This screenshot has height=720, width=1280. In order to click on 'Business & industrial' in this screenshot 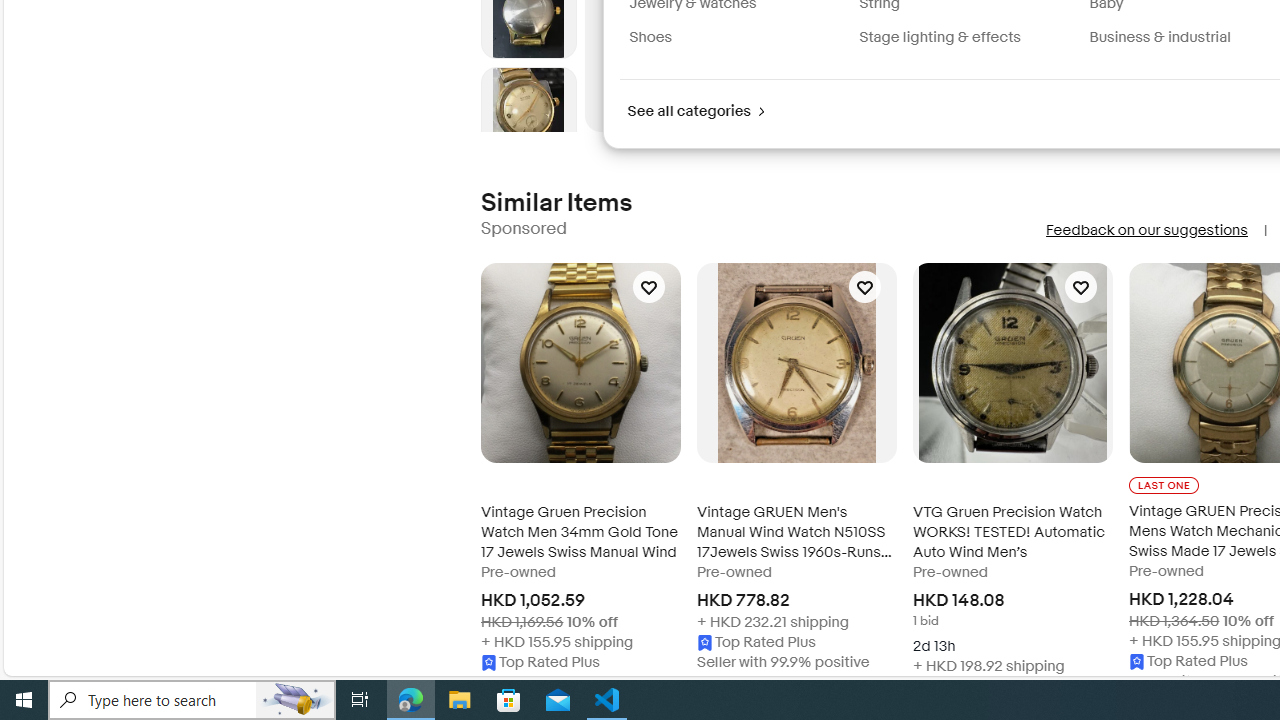, I will do `click(1160, 37)`.